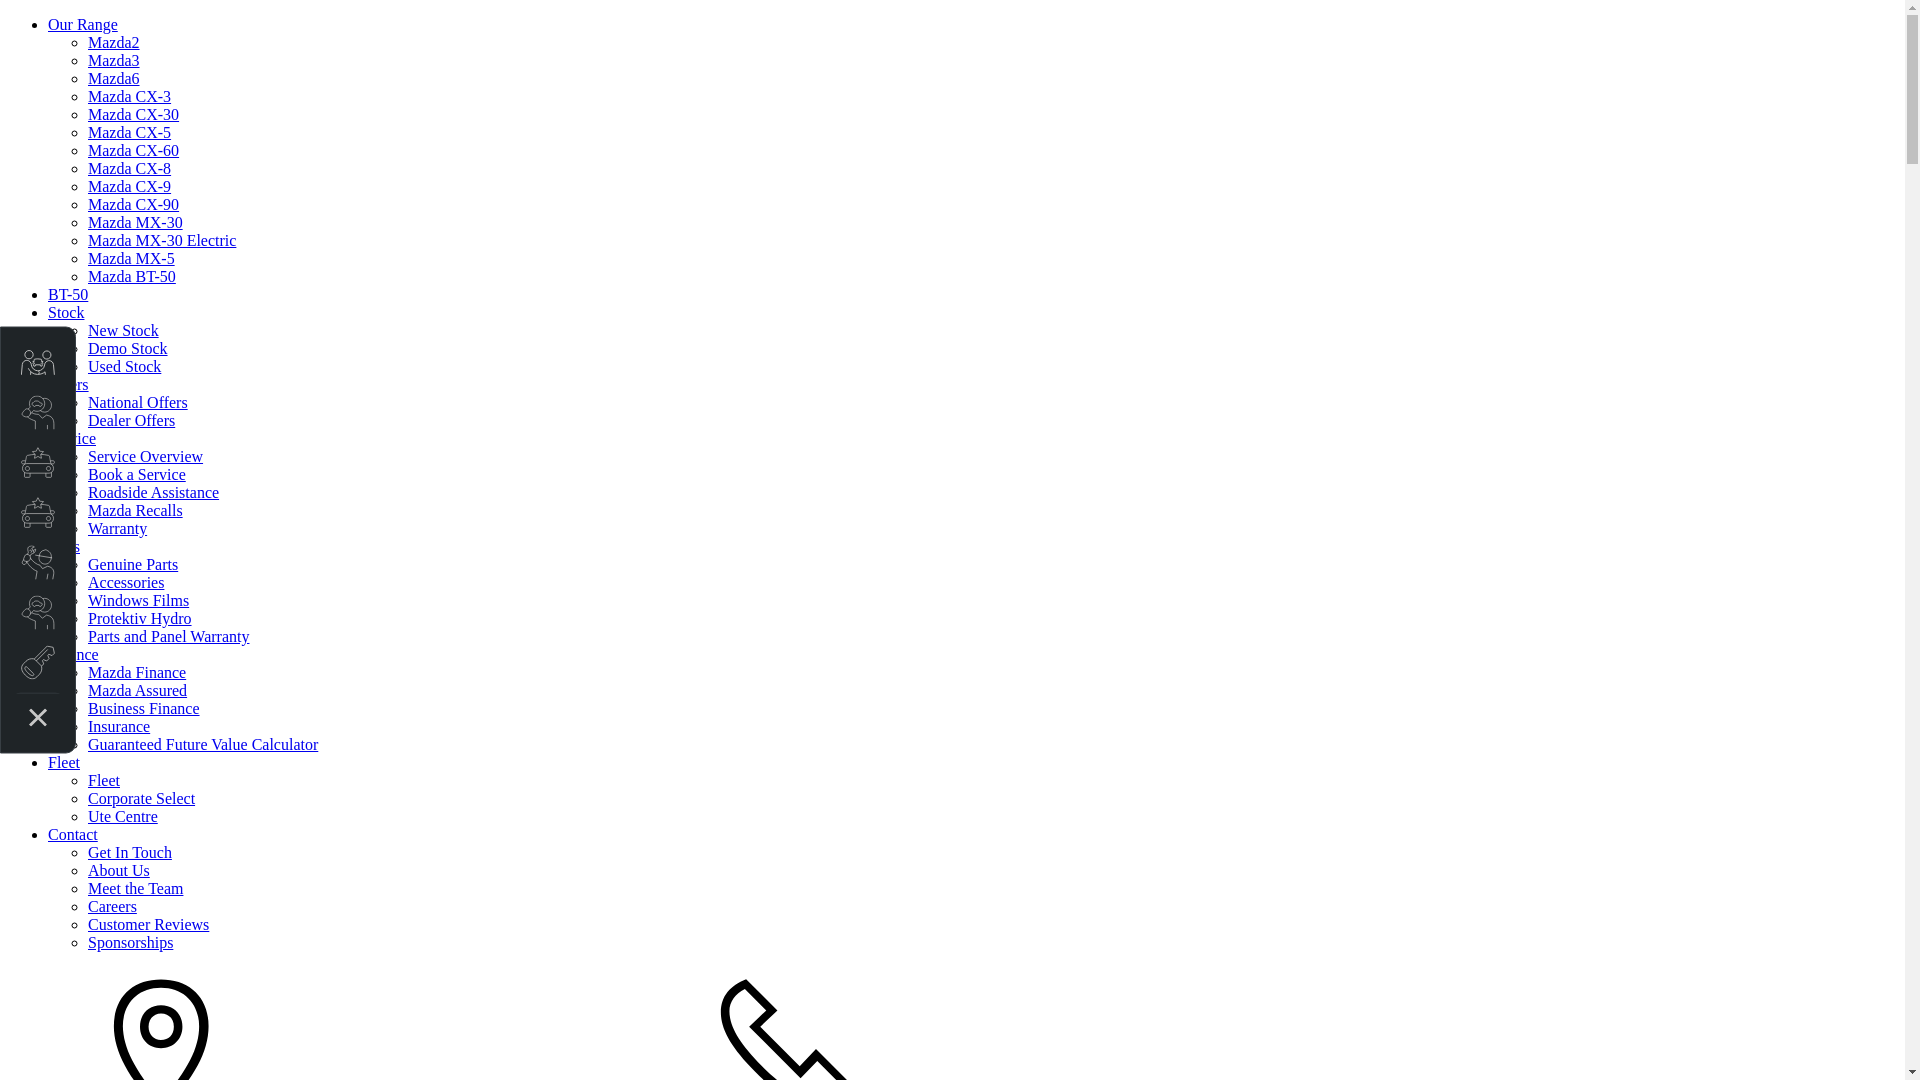 The width and height of the screenshot is (1920, 1080). What do you see at coordinates (132, 564) in the screenshot?
I see `'Genuine Parts'` at bounding box center [132, 564].